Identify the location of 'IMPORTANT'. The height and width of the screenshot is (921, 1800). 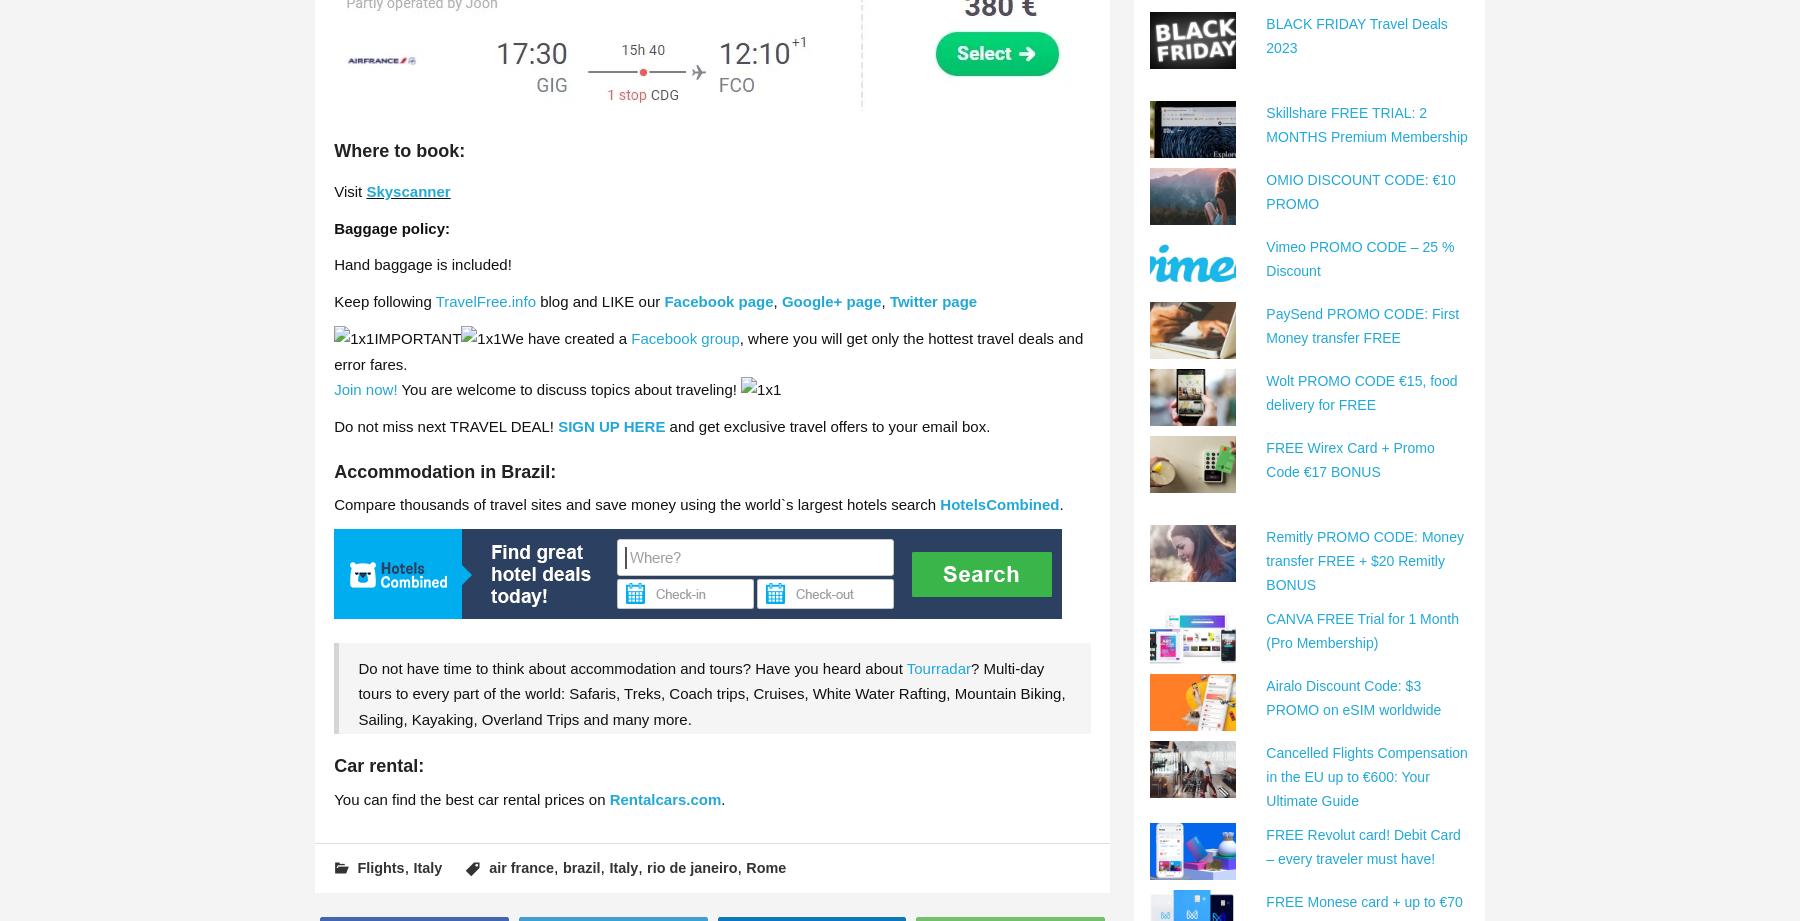
(417, 338).